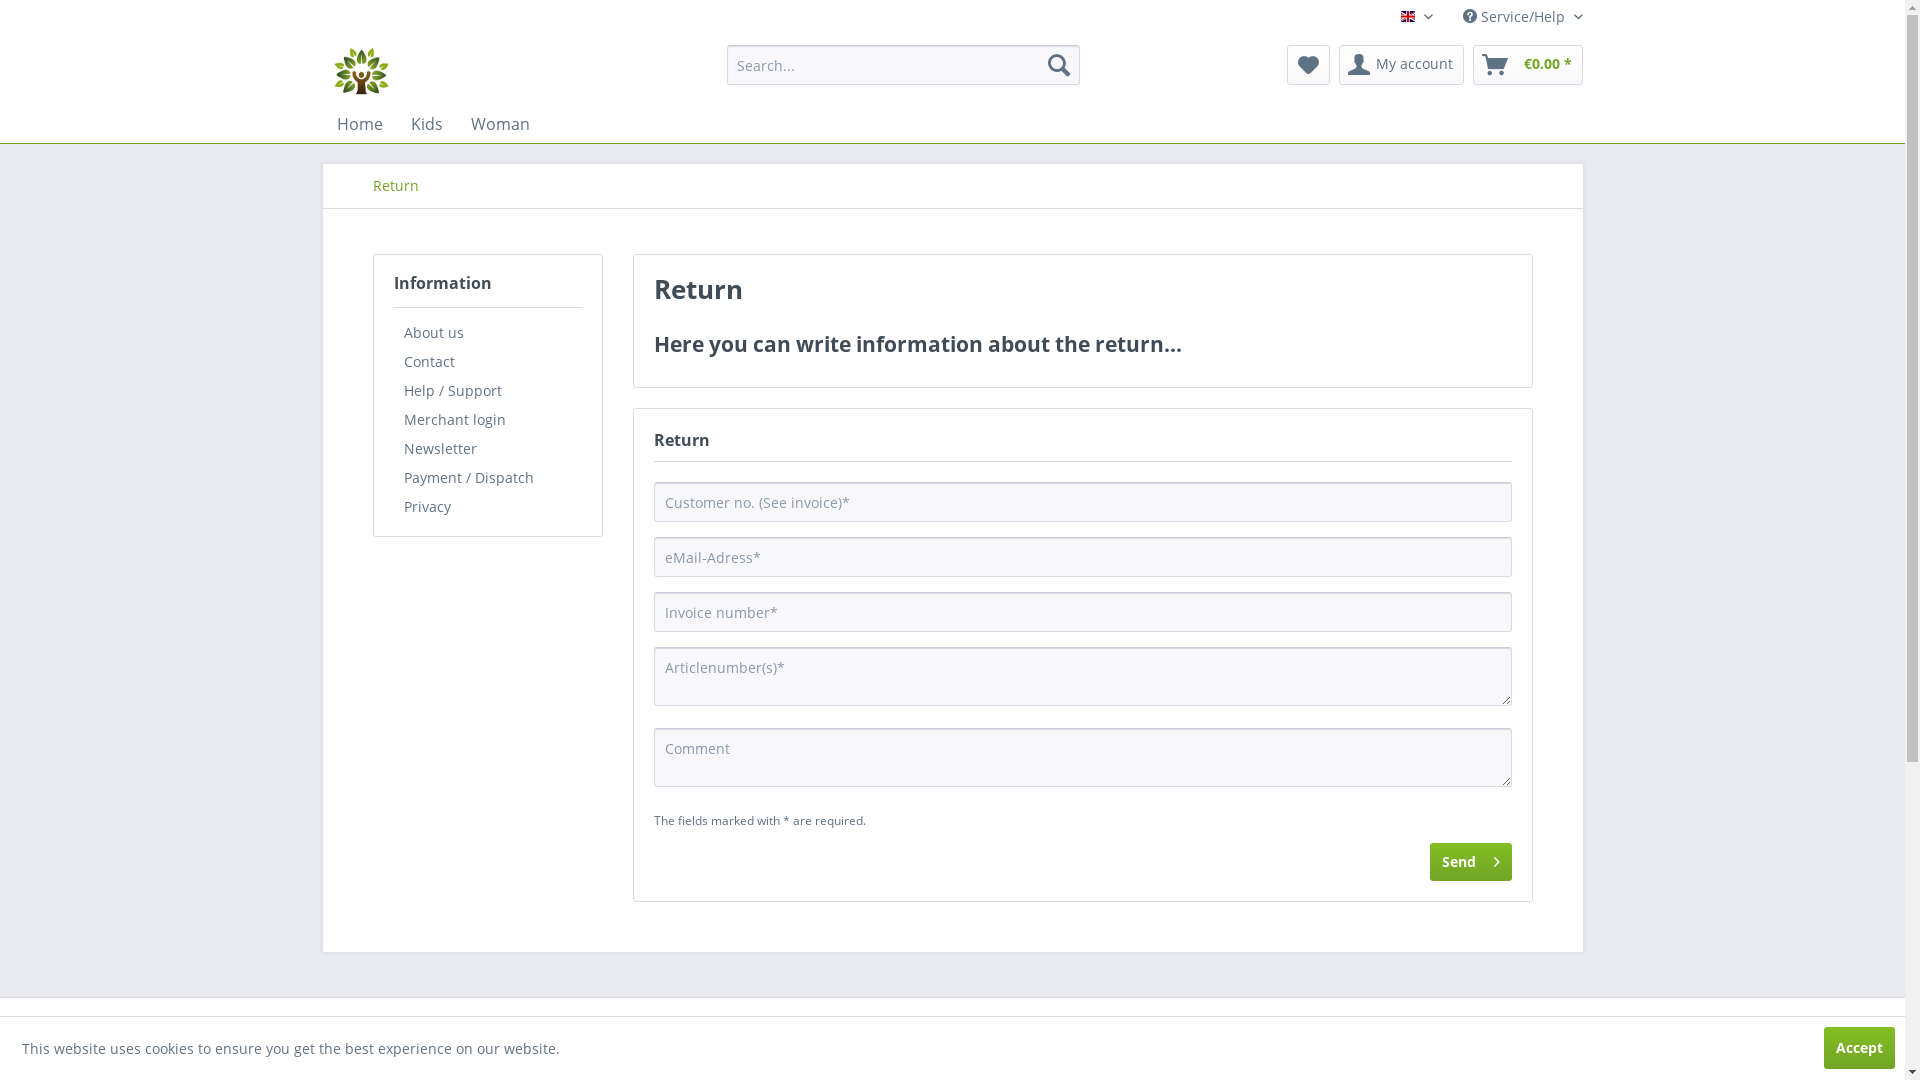 This screenshot has height=1080, width=1920. Describe the element at coordinates (393, 447) in the screenshot. I see `'Newsletter'` at that location.